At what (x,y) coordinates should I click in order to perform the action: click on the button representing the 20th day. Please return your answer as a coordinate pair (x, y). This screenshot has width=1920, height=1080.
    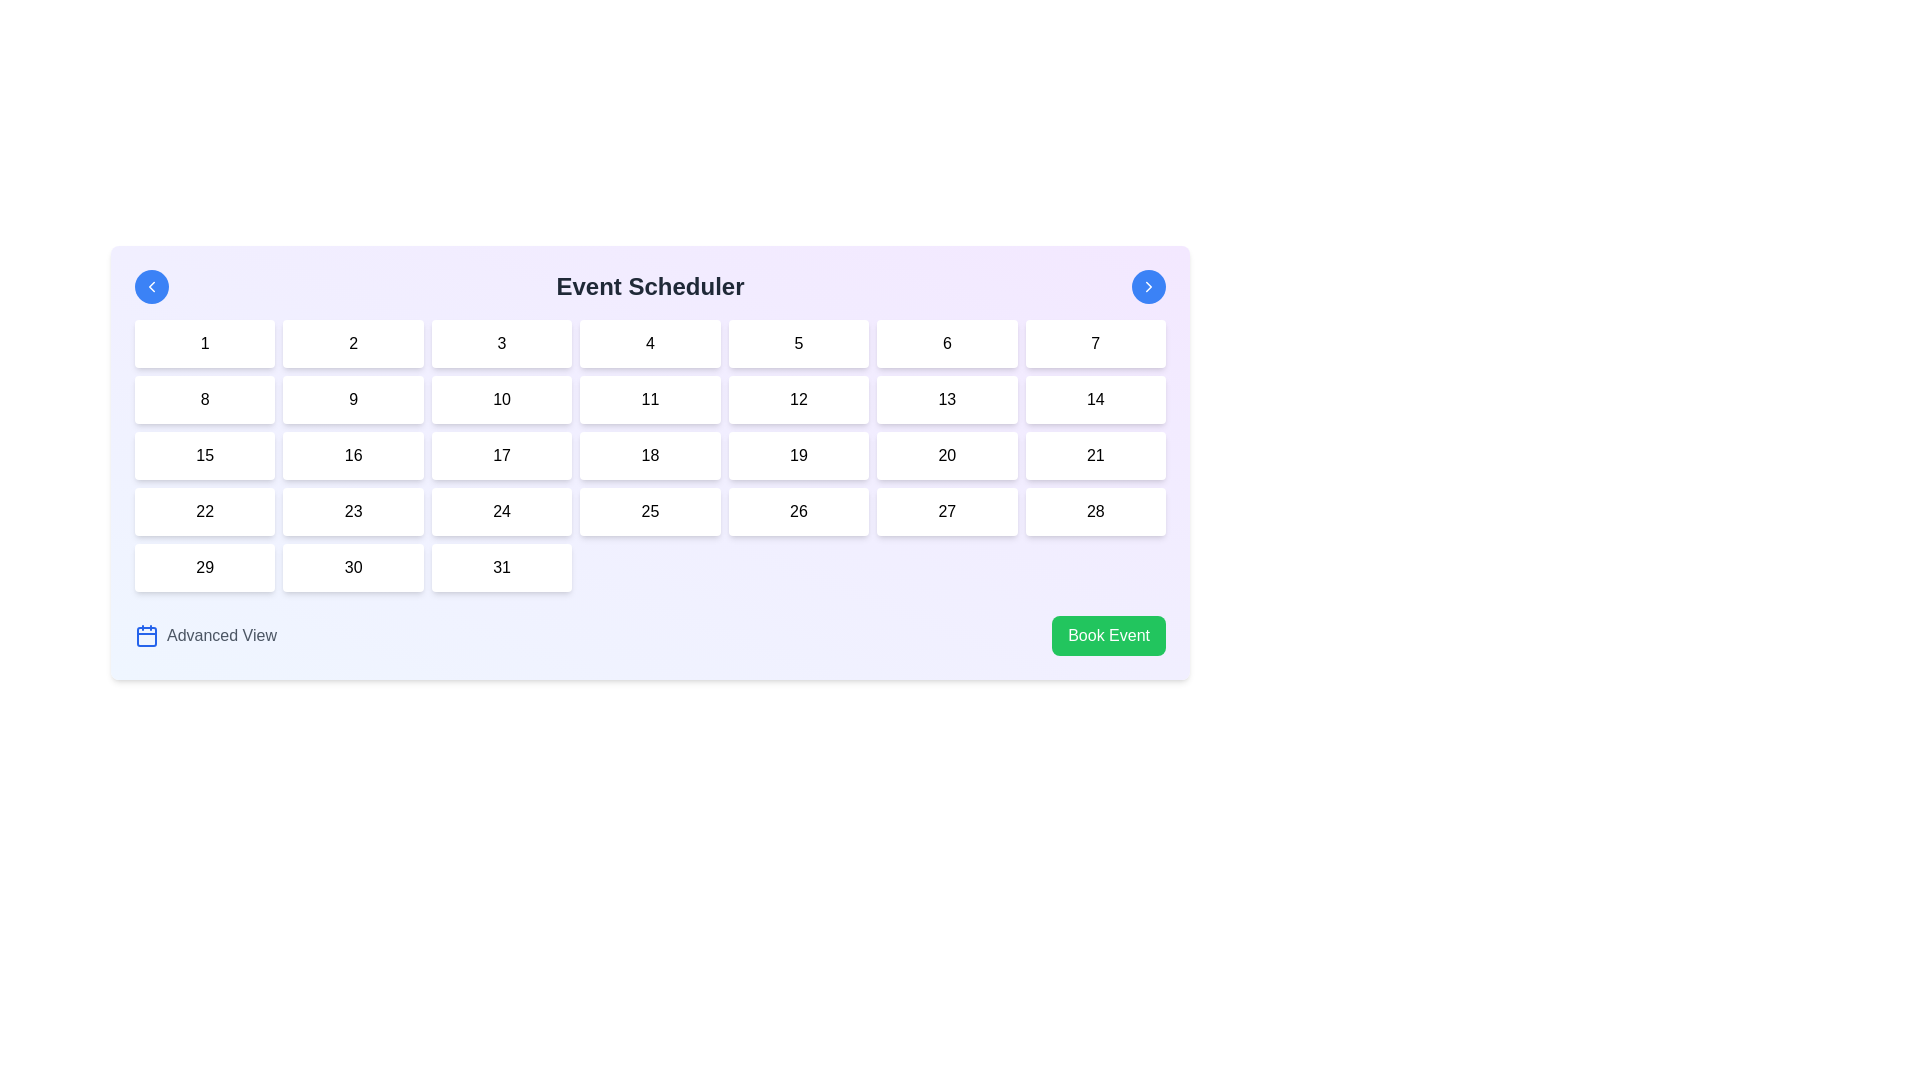
    Looking at the image, I should click on (945, 455).